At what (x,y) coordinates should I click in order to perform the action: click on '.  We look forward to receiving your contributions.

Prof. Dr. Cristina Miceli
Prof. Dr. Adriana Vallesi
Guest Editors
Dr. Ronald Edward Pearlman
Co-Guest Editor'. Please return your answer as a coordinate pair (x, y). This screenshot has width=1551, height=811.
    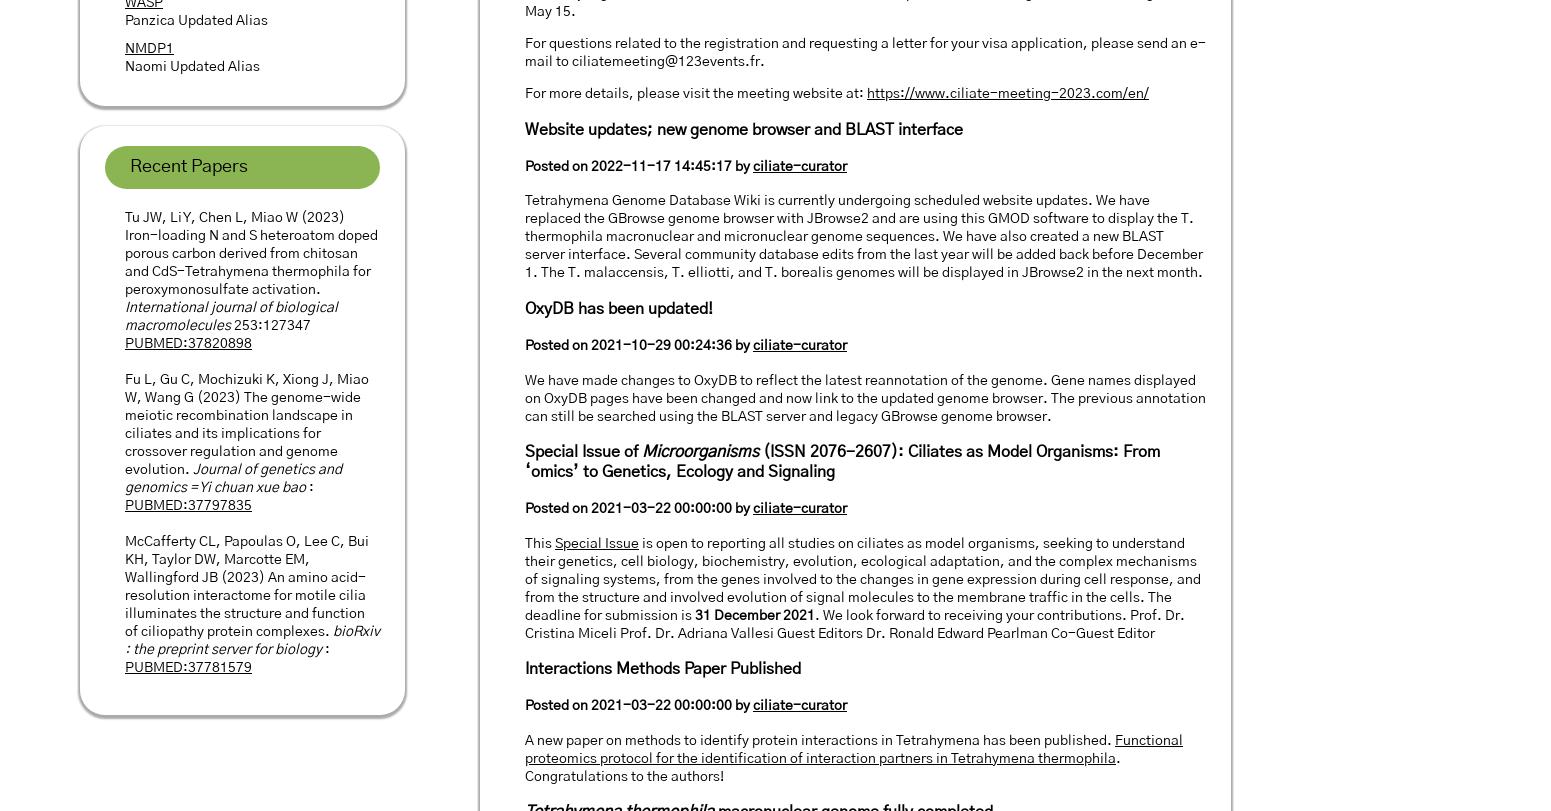
    Looking at the image, I should click on (854, 622).